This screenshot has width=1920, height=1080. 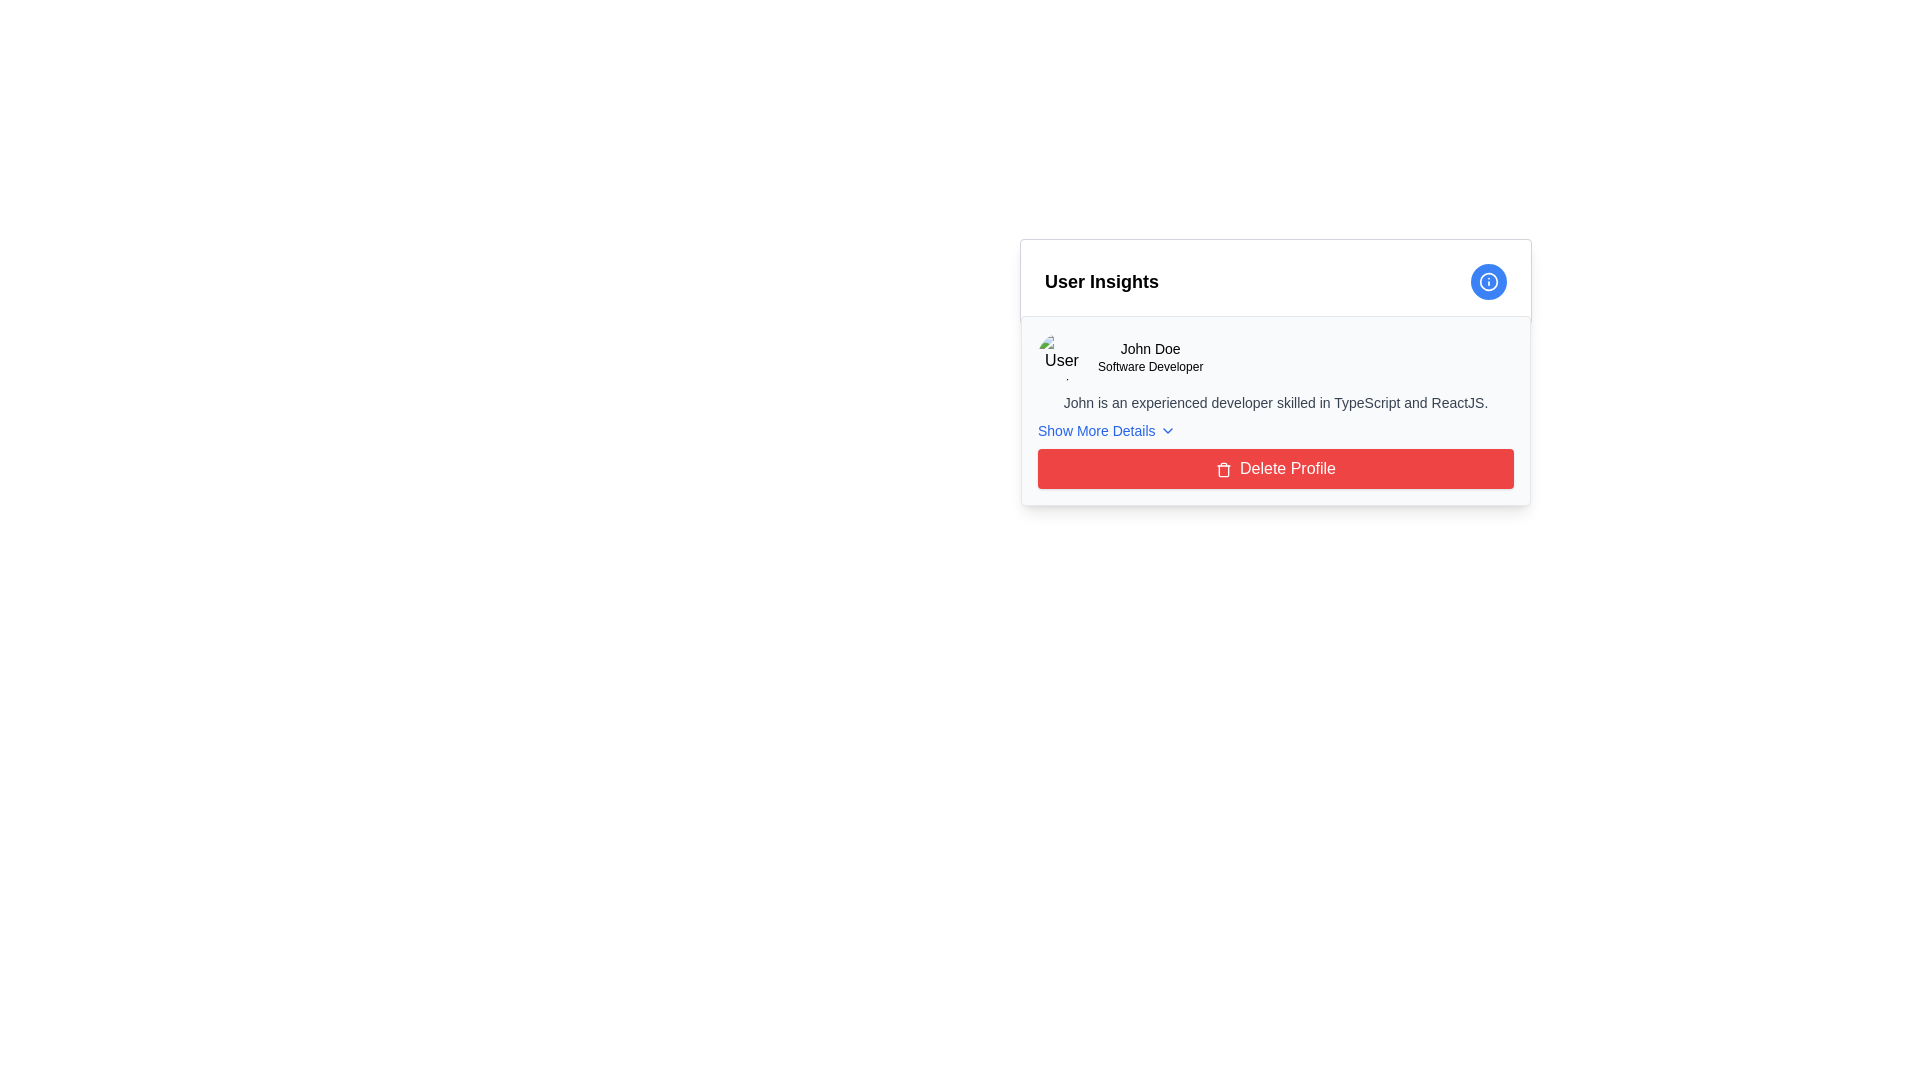 What do you see at coordinates (1150, 347) in the screenshot?
I see `text content of the user name displayed in the top-left section of the user profile card, which is above the job title 'Software Developer'` at bounding box center [1150, 347].